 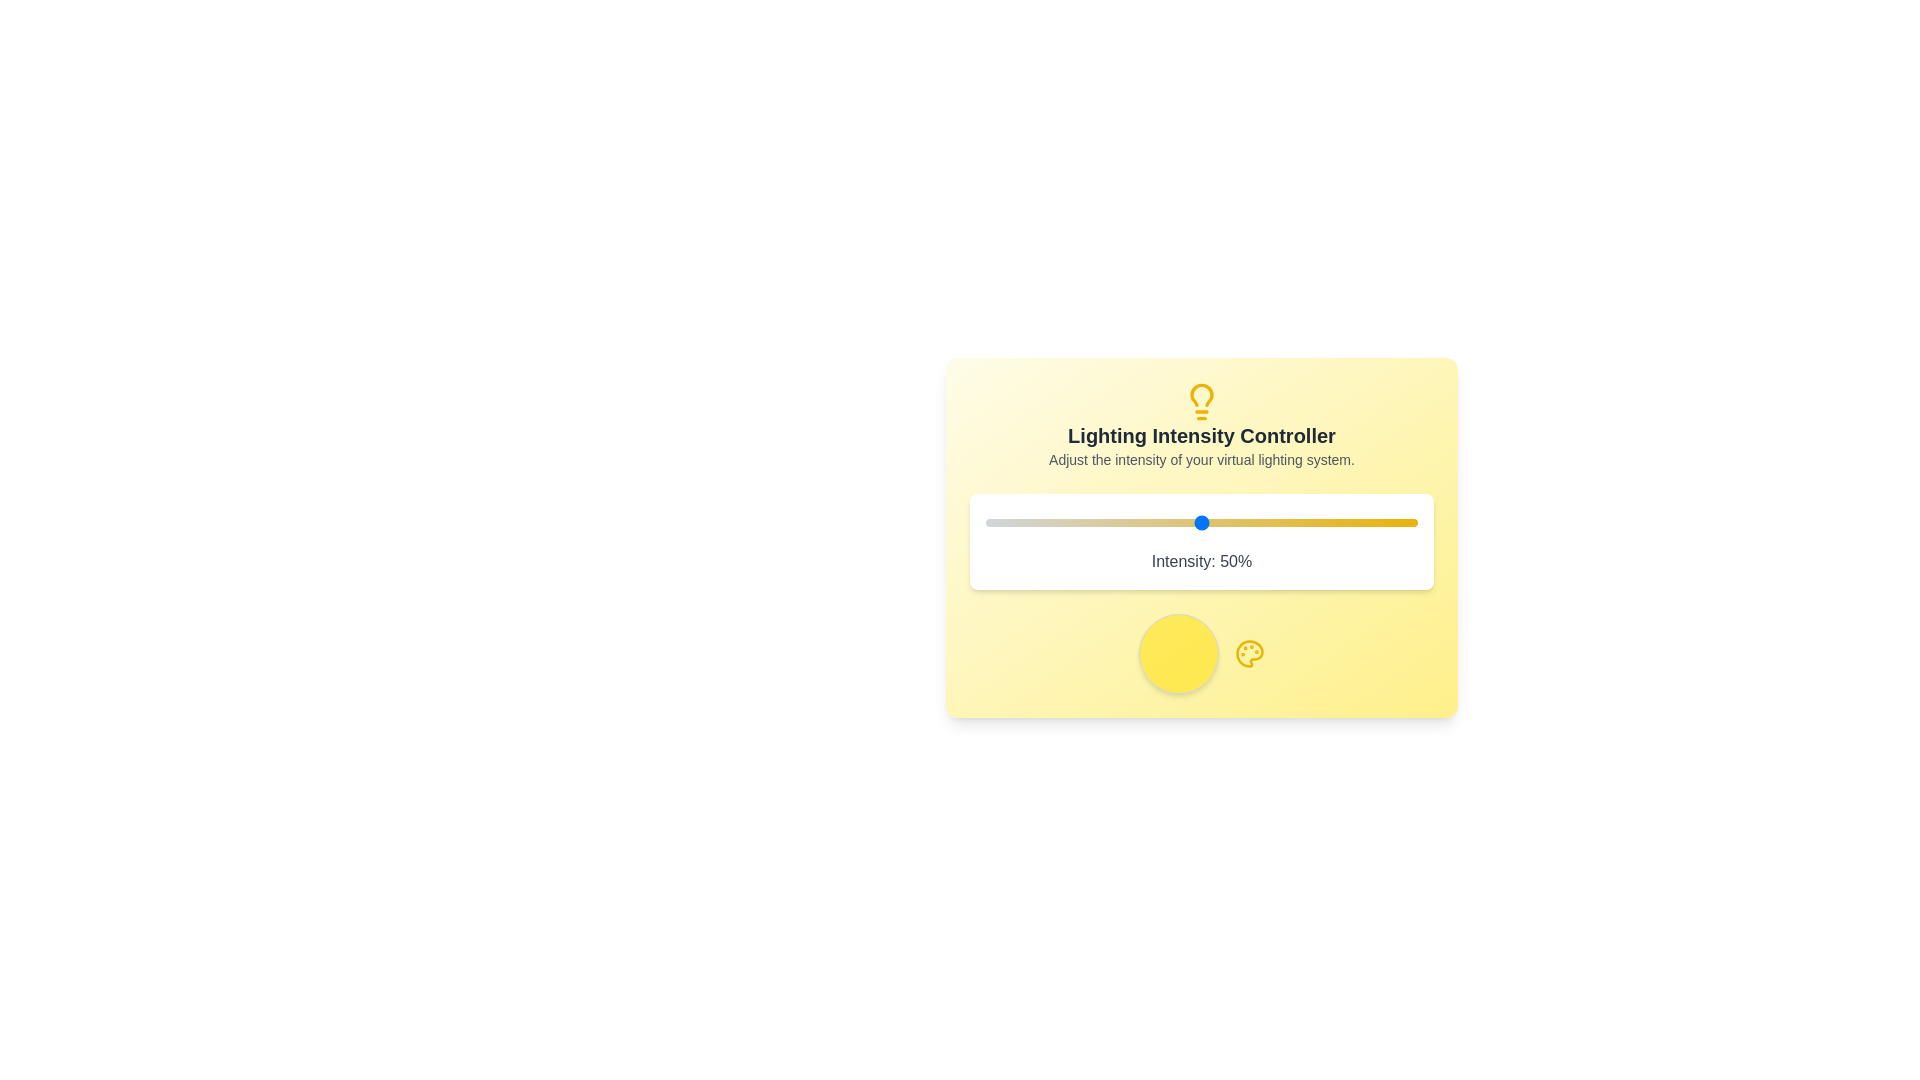 I want to click on the slider to set the lighting intensity to 90%, so click(x=1373, y=522).